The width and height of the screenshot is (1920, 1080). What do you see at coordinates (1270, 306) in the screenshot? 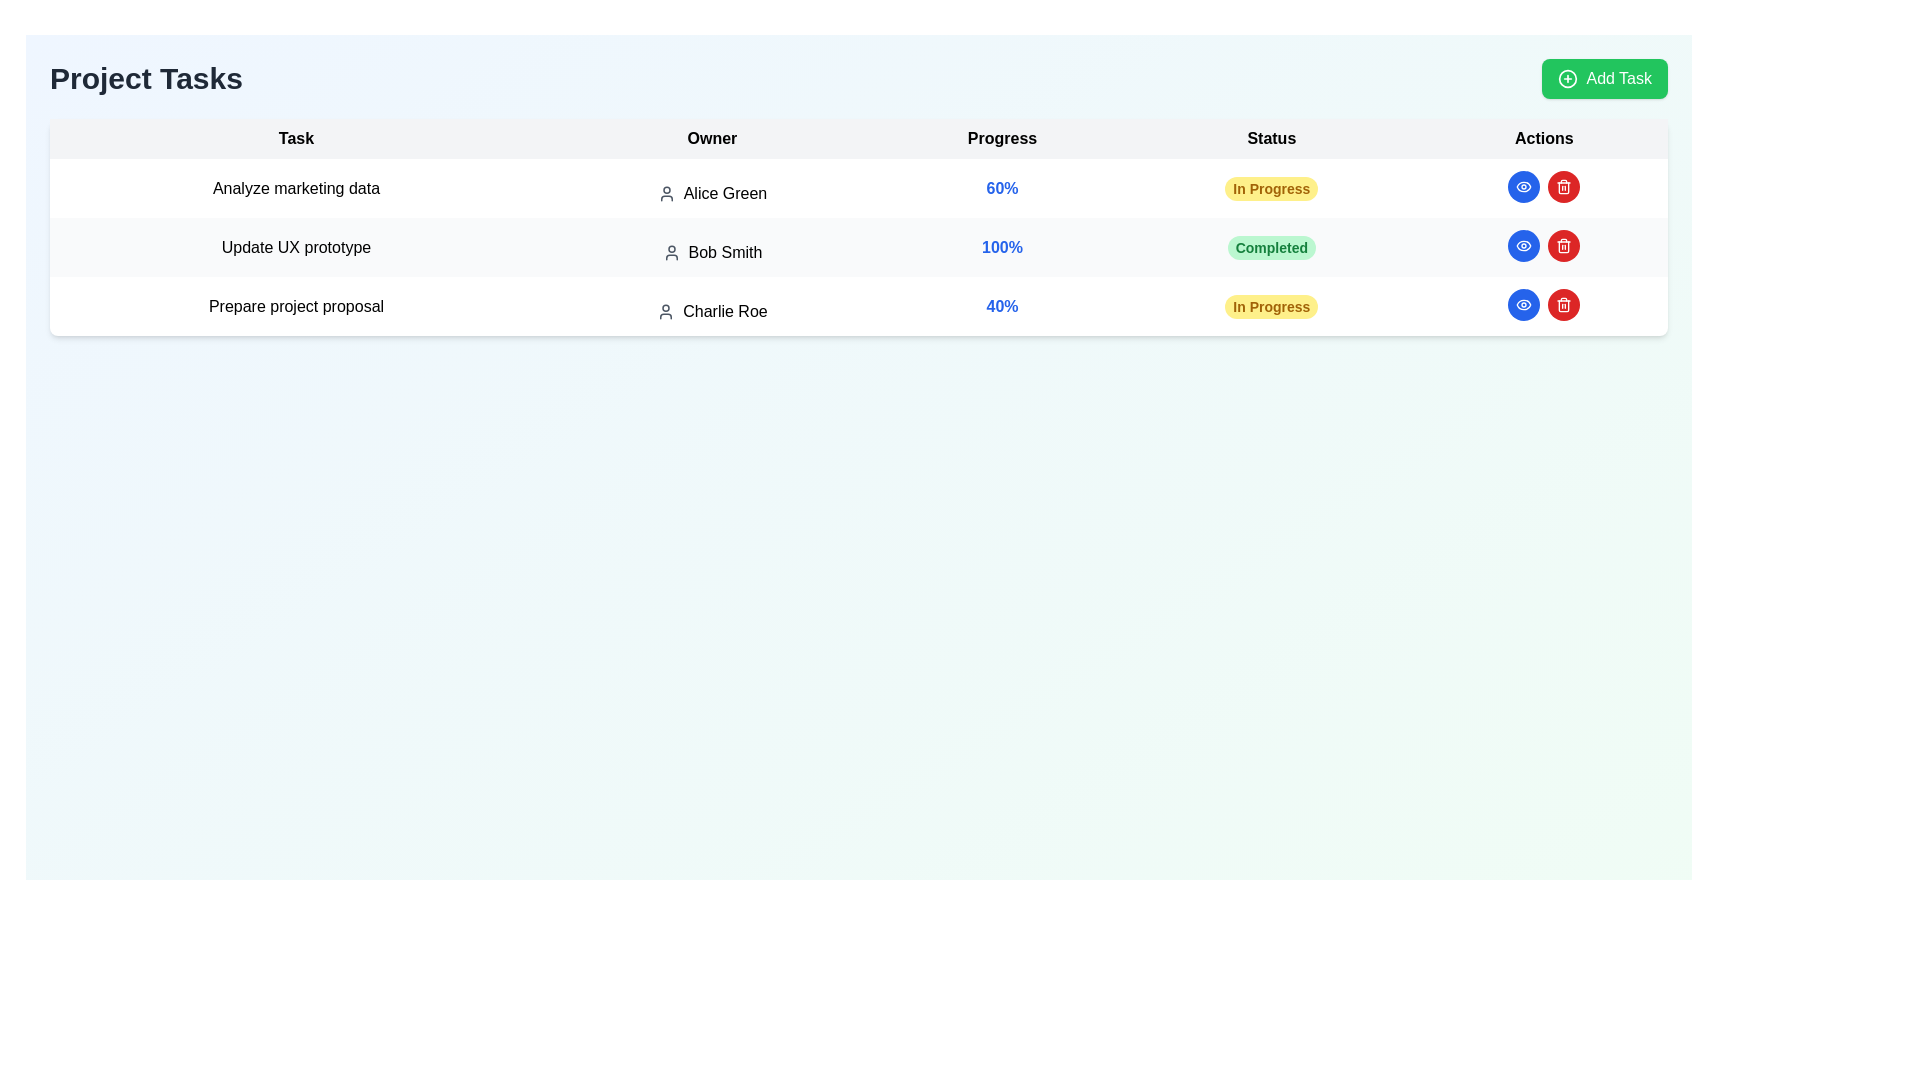
I see `the status indicator label for the task labeled 'Prepare project proposal', which shows the current state as 'In Progress', located in the 'Status' column adjacent to the 'Progress' column value of '40%'` at bounding box center [1270, 306].